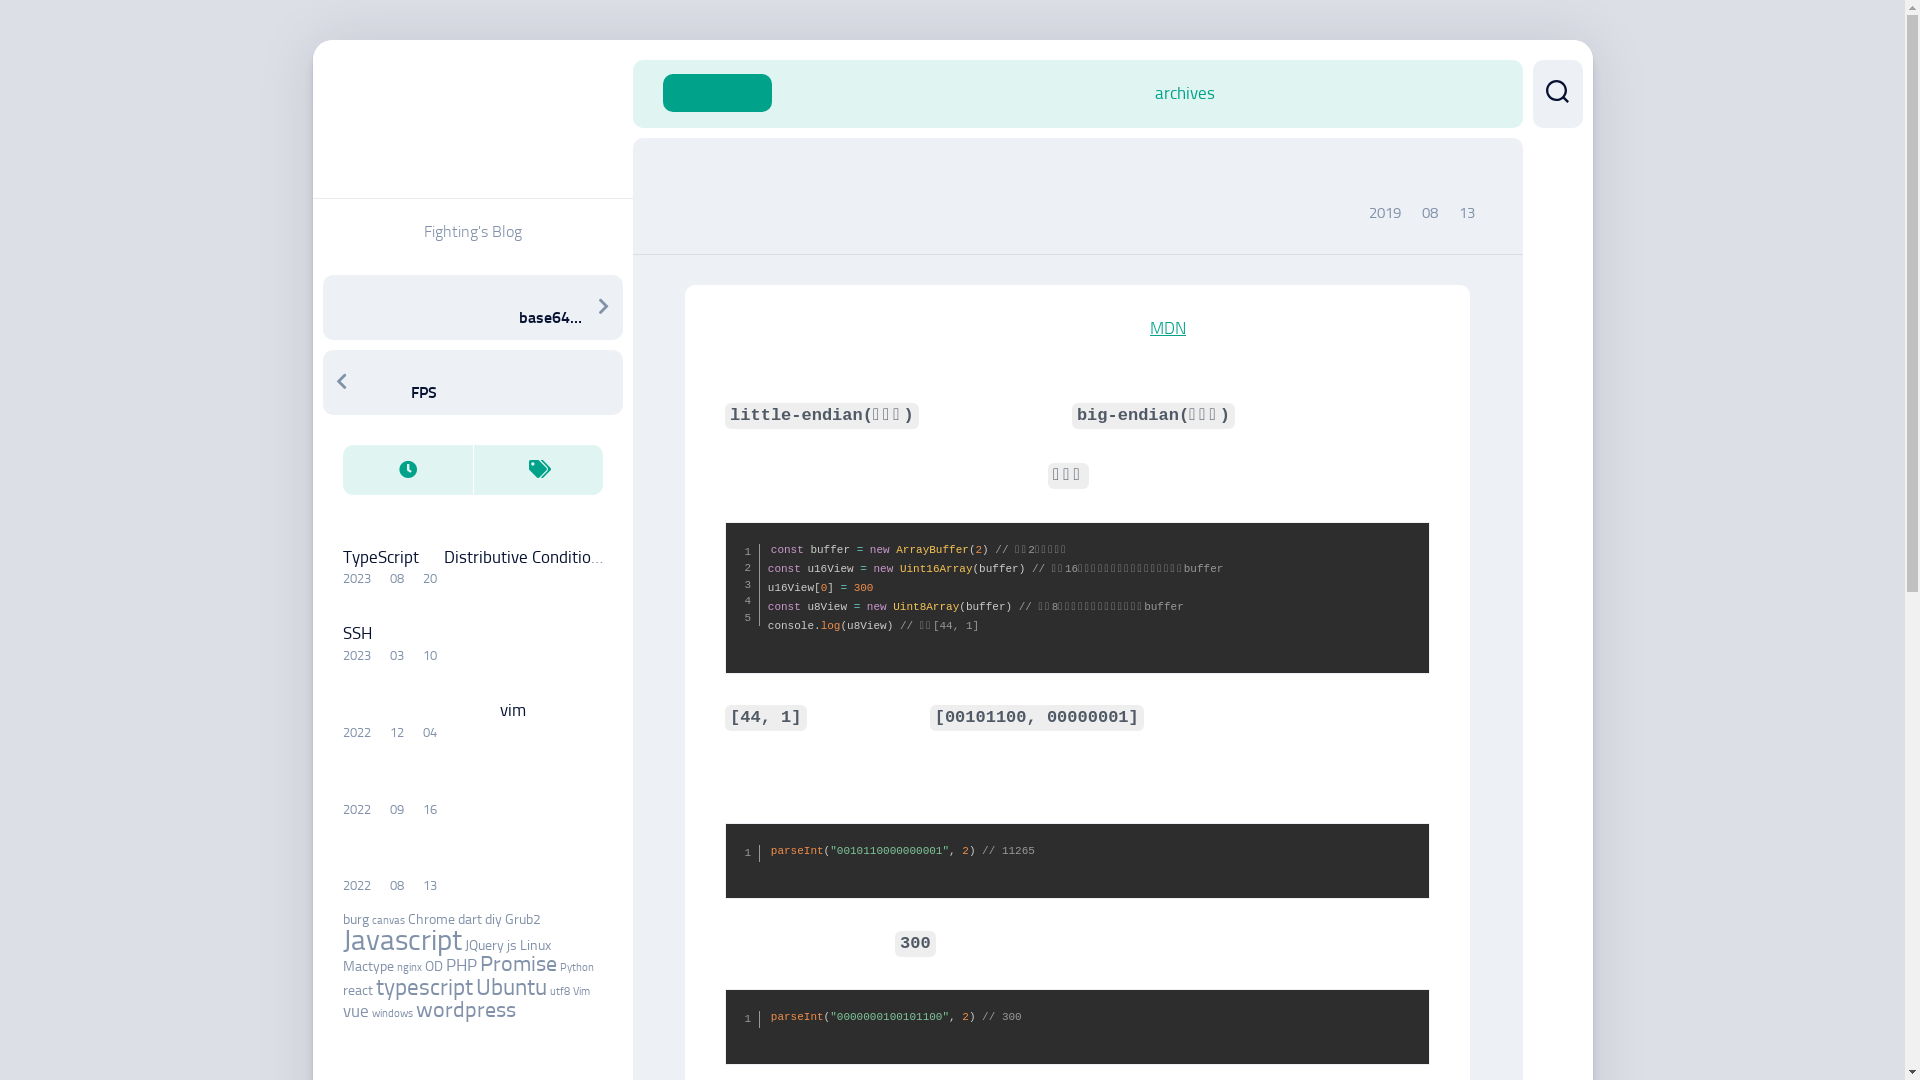 The height and width of the screenshot is (1080, 1920). What do you see at coordinates (518, 963) in the screenshot?
I see `'Promise'` at bounding box center [518, 963].